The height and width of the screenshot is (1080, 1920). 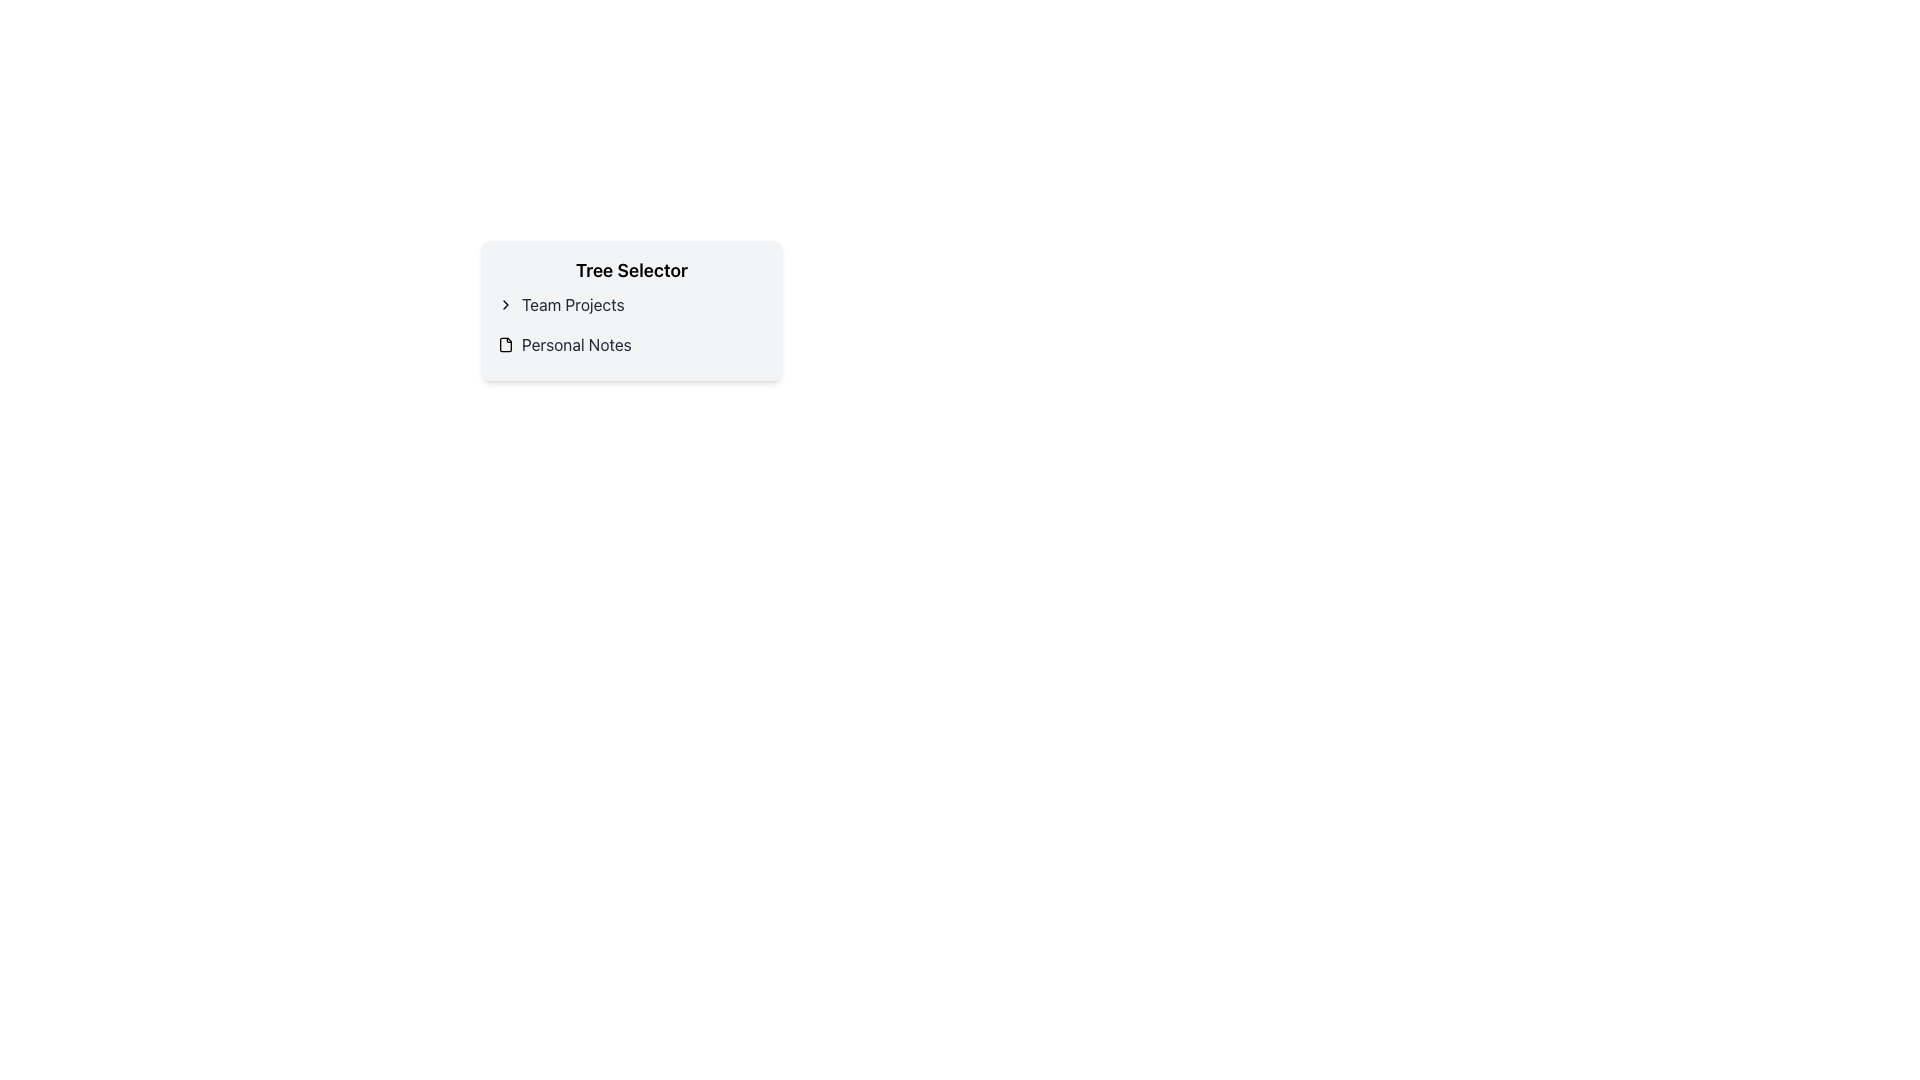 I want to click on the file icon located next to the 'Personal Notes' text, which has a rectangular base and a curved corner, indicating a document or file, so click(x=505, y=343).